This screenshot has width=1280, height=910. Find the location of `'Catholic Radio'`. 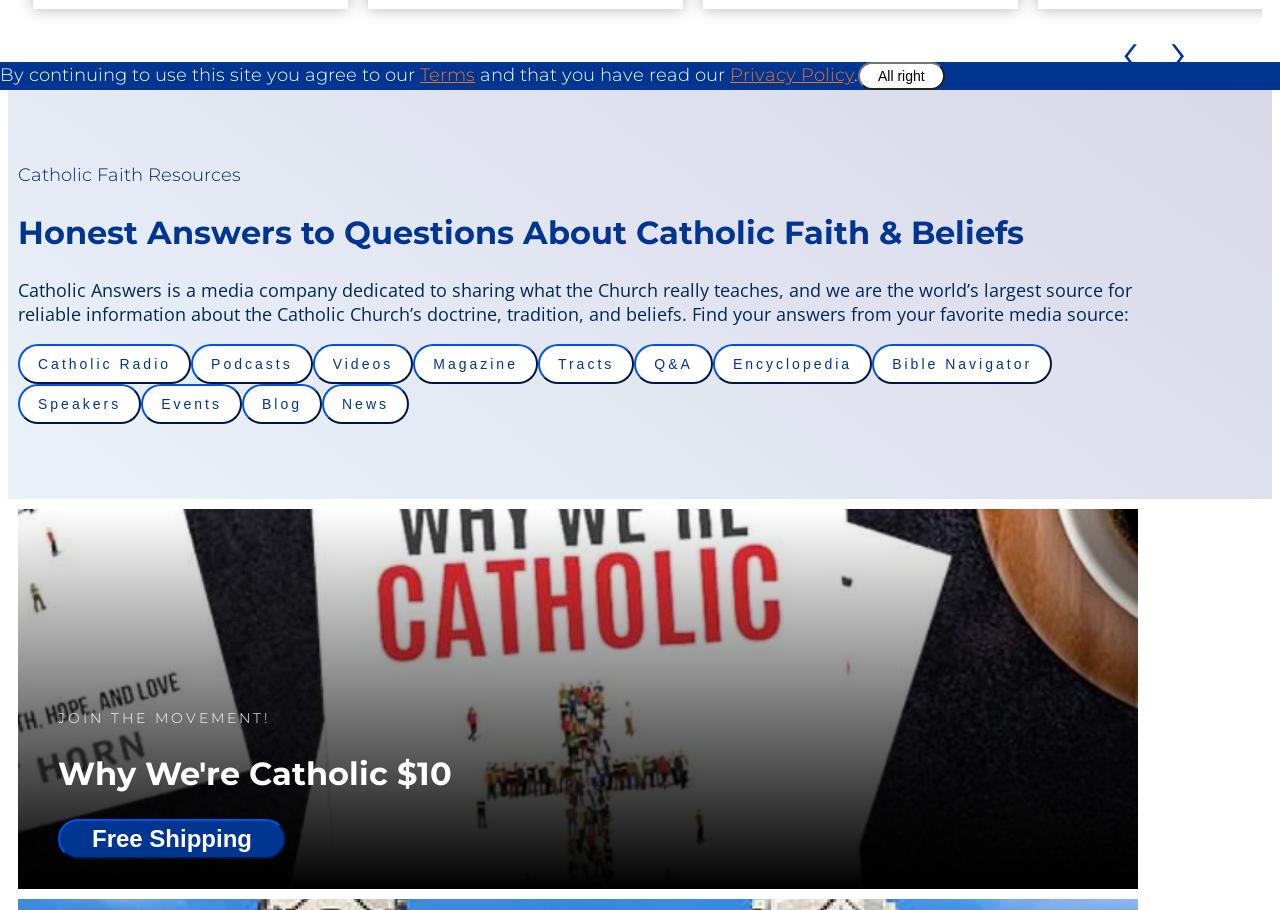

'Catholic Radio' is located at coordinates (103, 364).